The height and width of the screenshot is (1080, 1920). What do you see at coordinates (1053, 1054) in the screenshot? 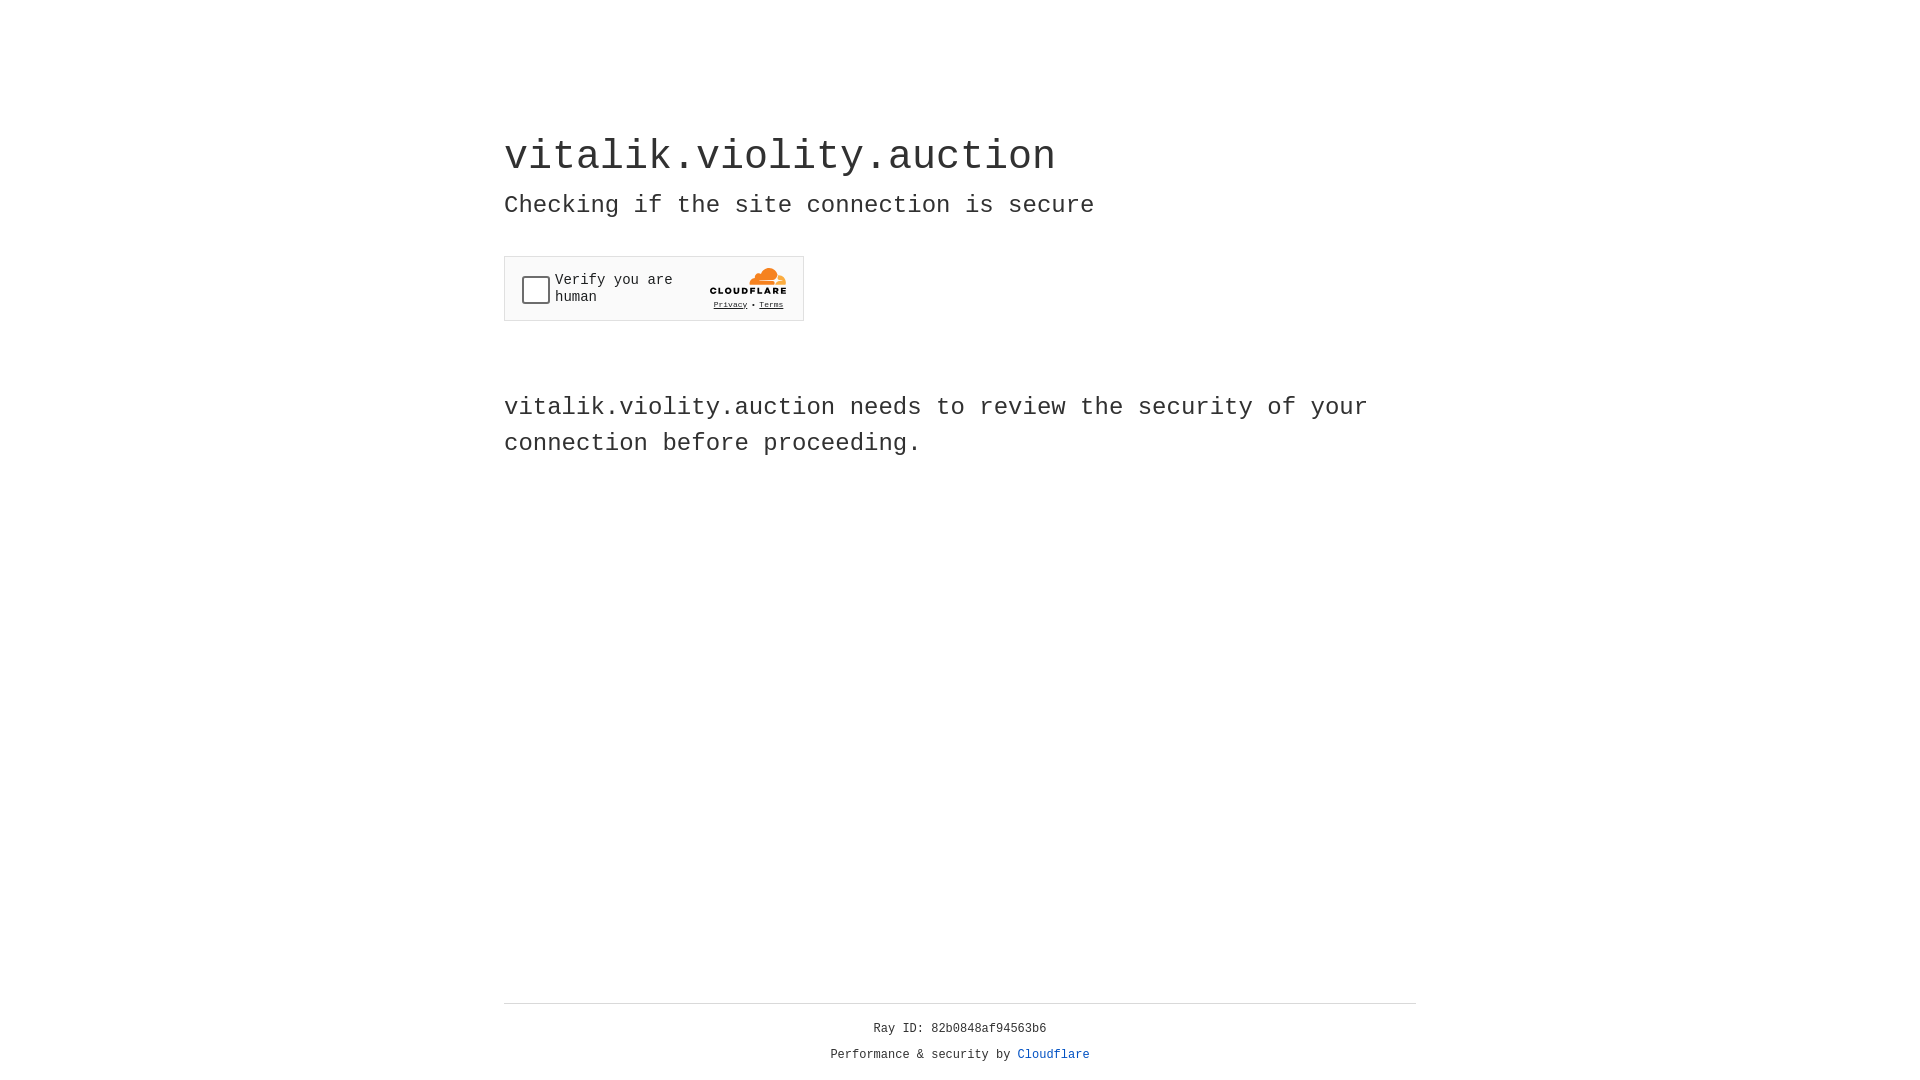
I see `'Cloudflare'` at bounding box center [1053, 1054].